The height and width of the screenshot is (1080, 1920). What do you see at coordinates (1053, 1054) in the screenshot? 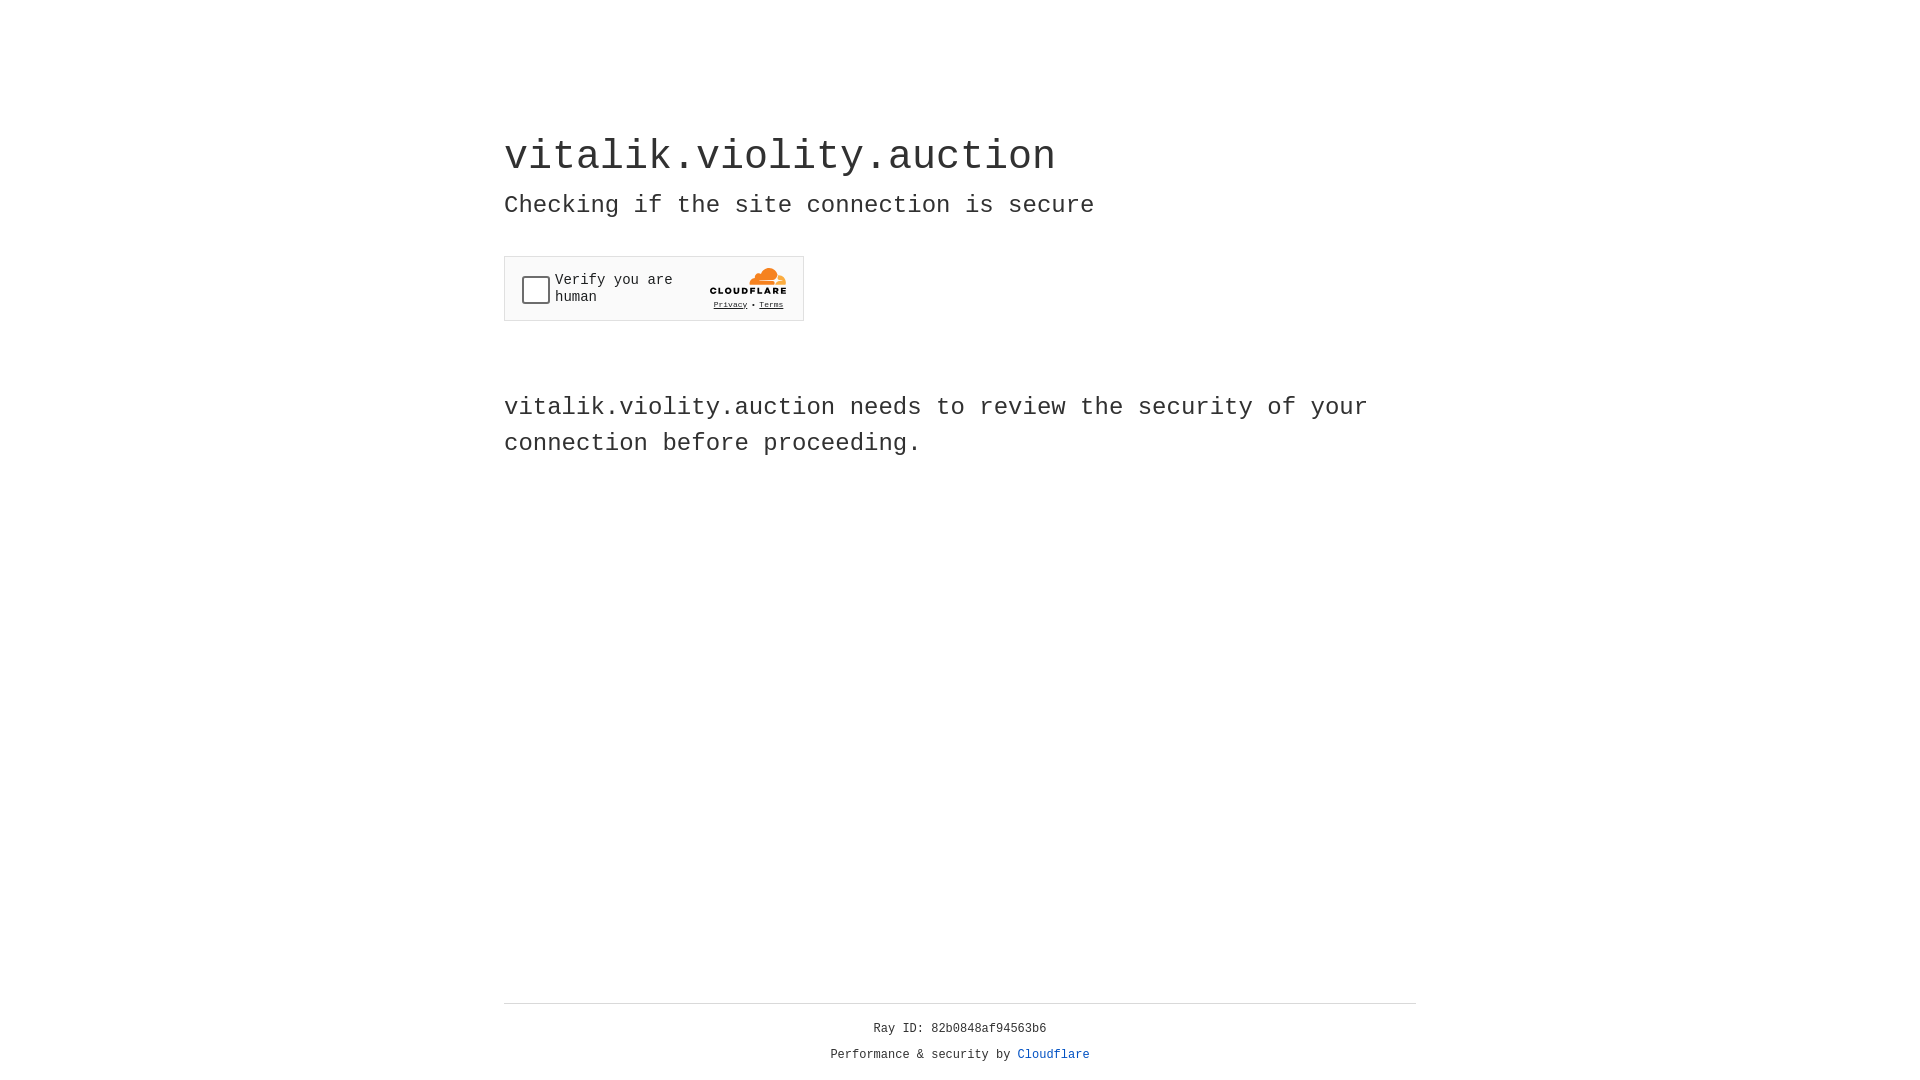
I see `'Cloudflare'` at bounding box center [1053, 1054].